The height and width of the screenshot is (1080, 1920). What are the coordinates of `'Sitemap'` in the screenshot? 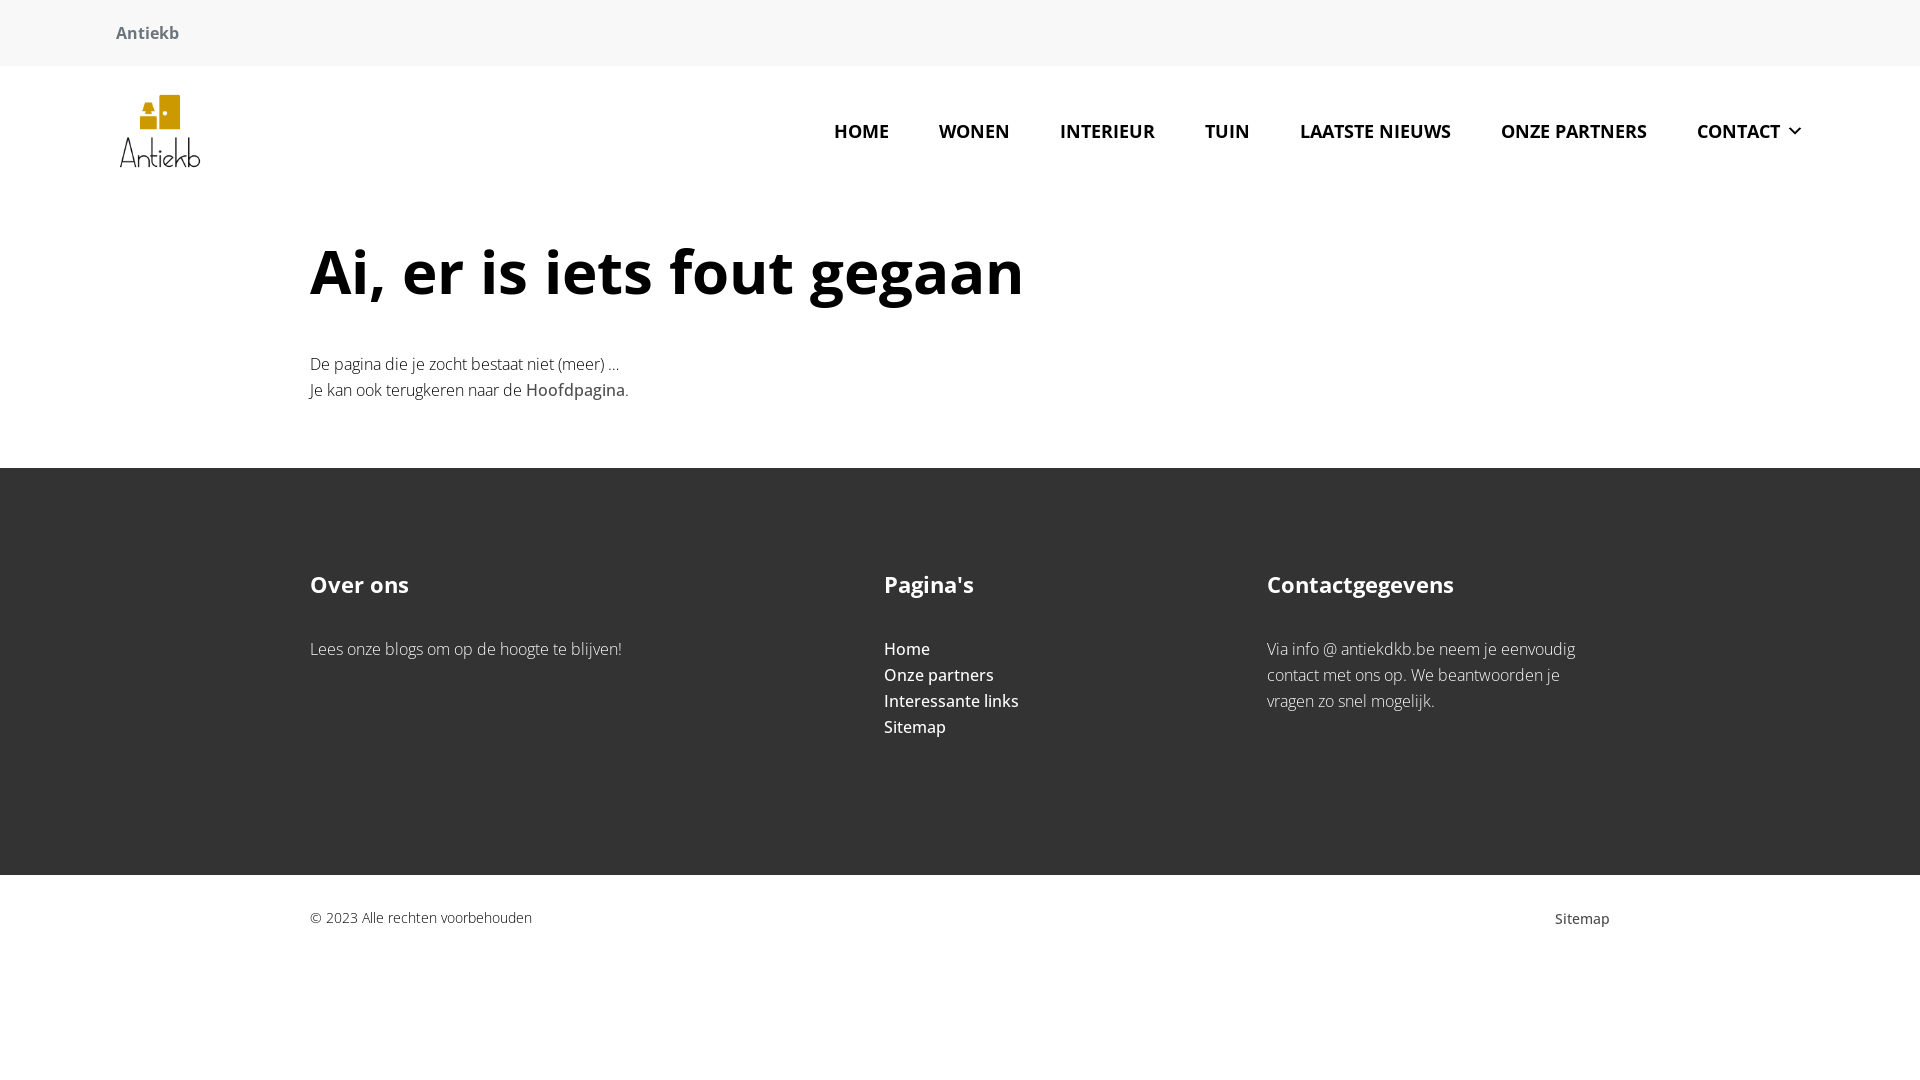 It's located at (914, 726).